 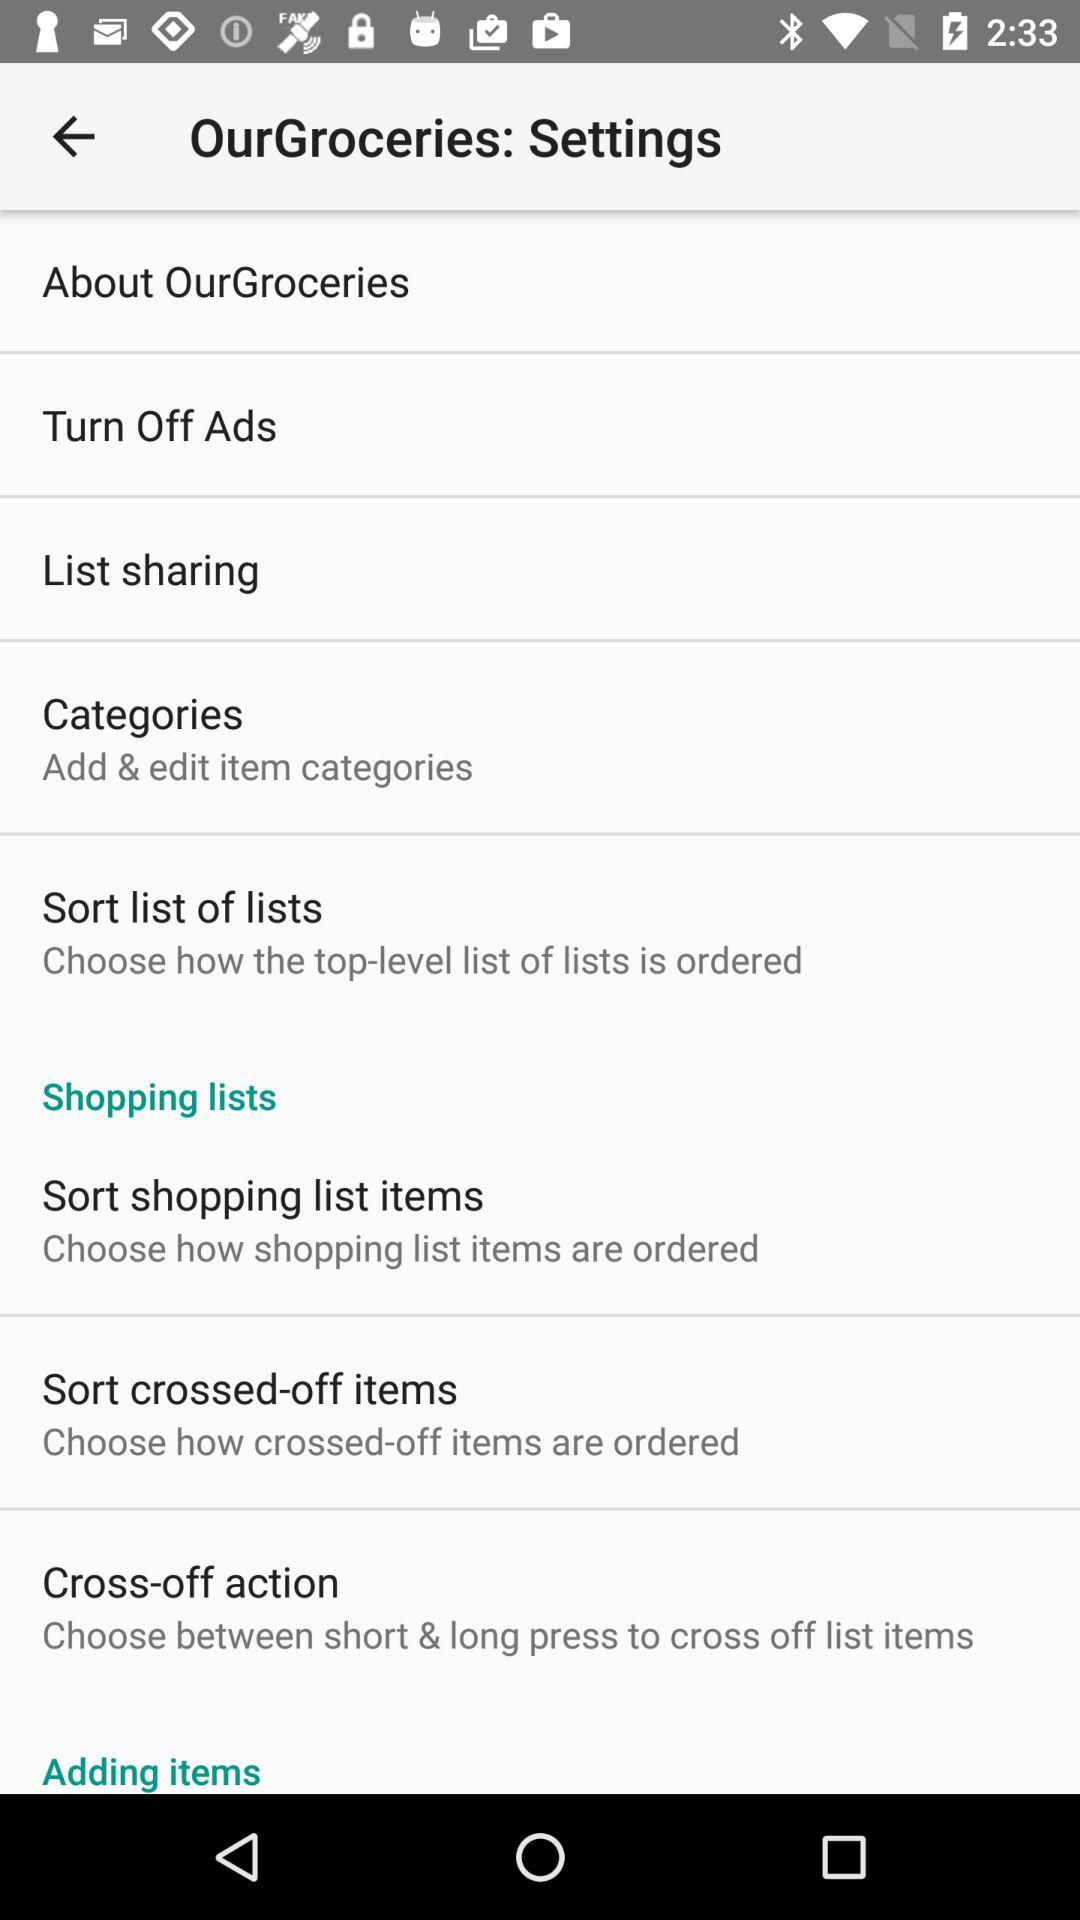 I want to click on the item below the choose between short item, so click(x=540, y=1747).